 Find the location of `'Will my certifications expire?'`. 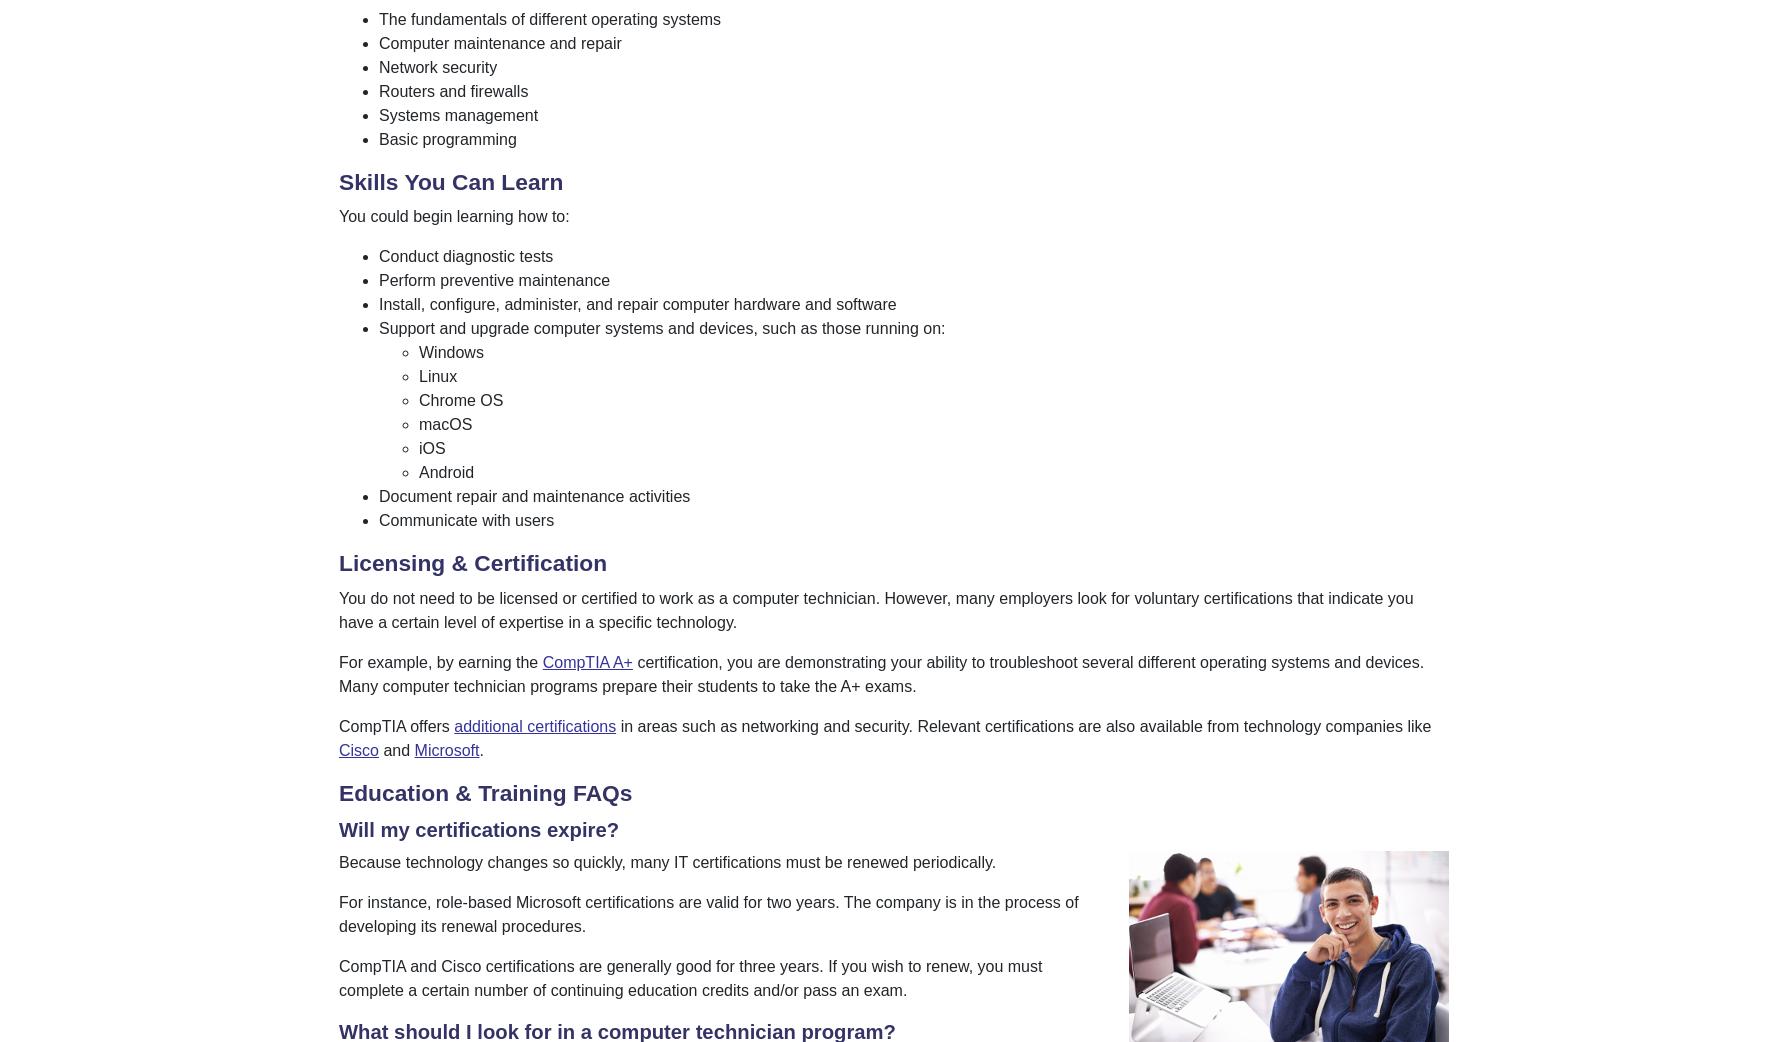

'Will my certifications expire?' is located at coordinates (338, 829).